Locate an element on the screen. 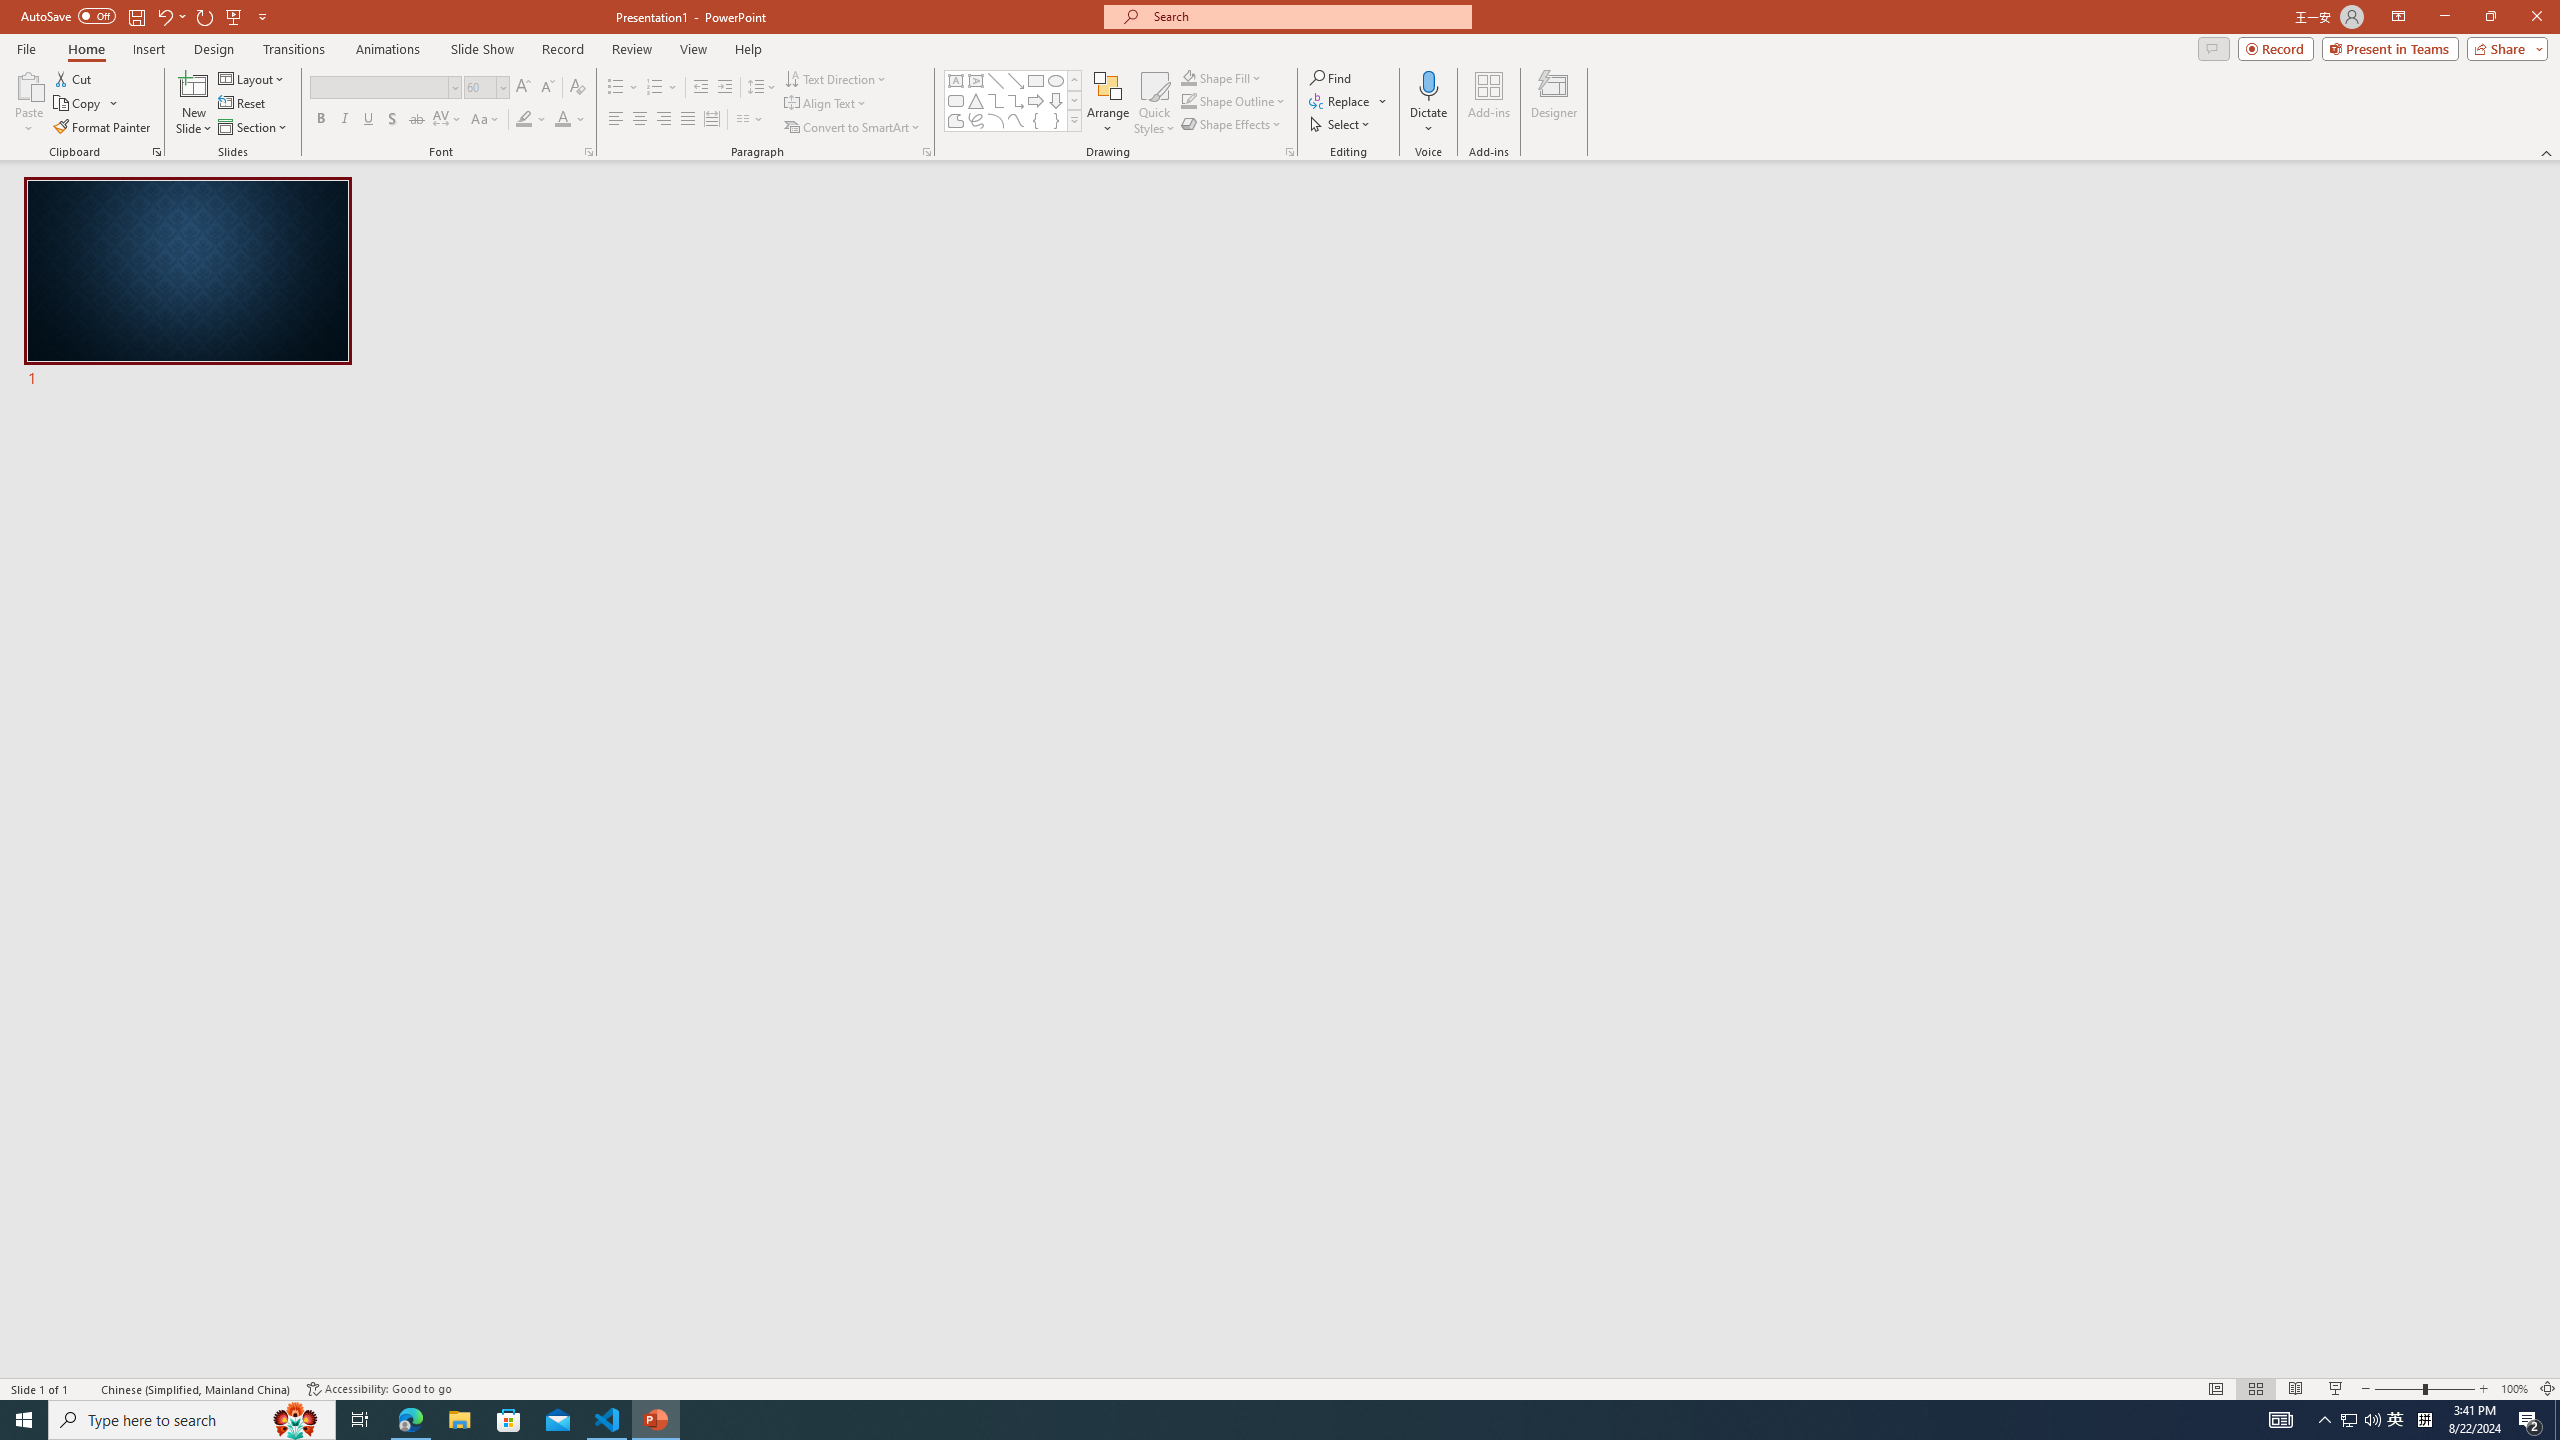  'Justify' is located at coordinates (686, 118).